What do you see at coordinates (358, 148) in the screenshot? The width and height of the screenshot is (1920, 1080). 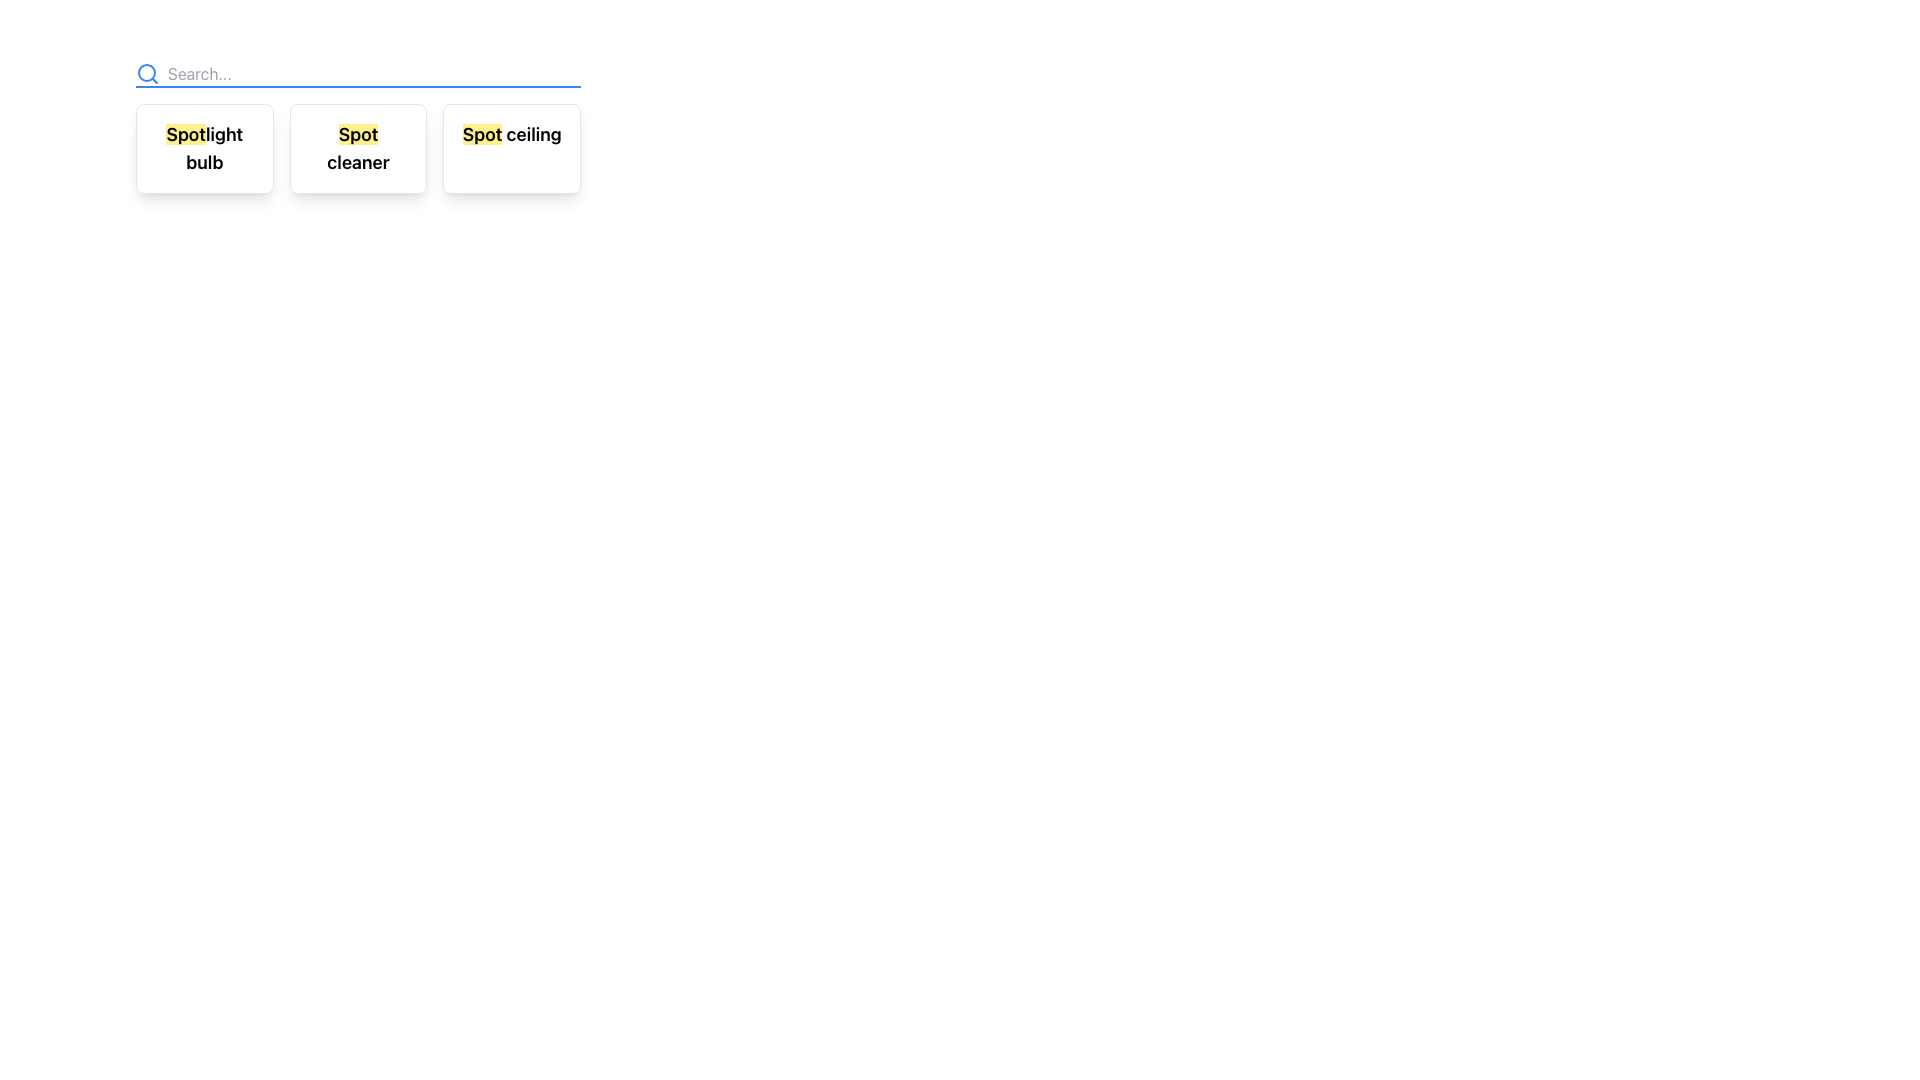 I see `the card displaying the text 'Spot cleaner.' which is the second card in a group of three cards` at bounding box center [358, 148].